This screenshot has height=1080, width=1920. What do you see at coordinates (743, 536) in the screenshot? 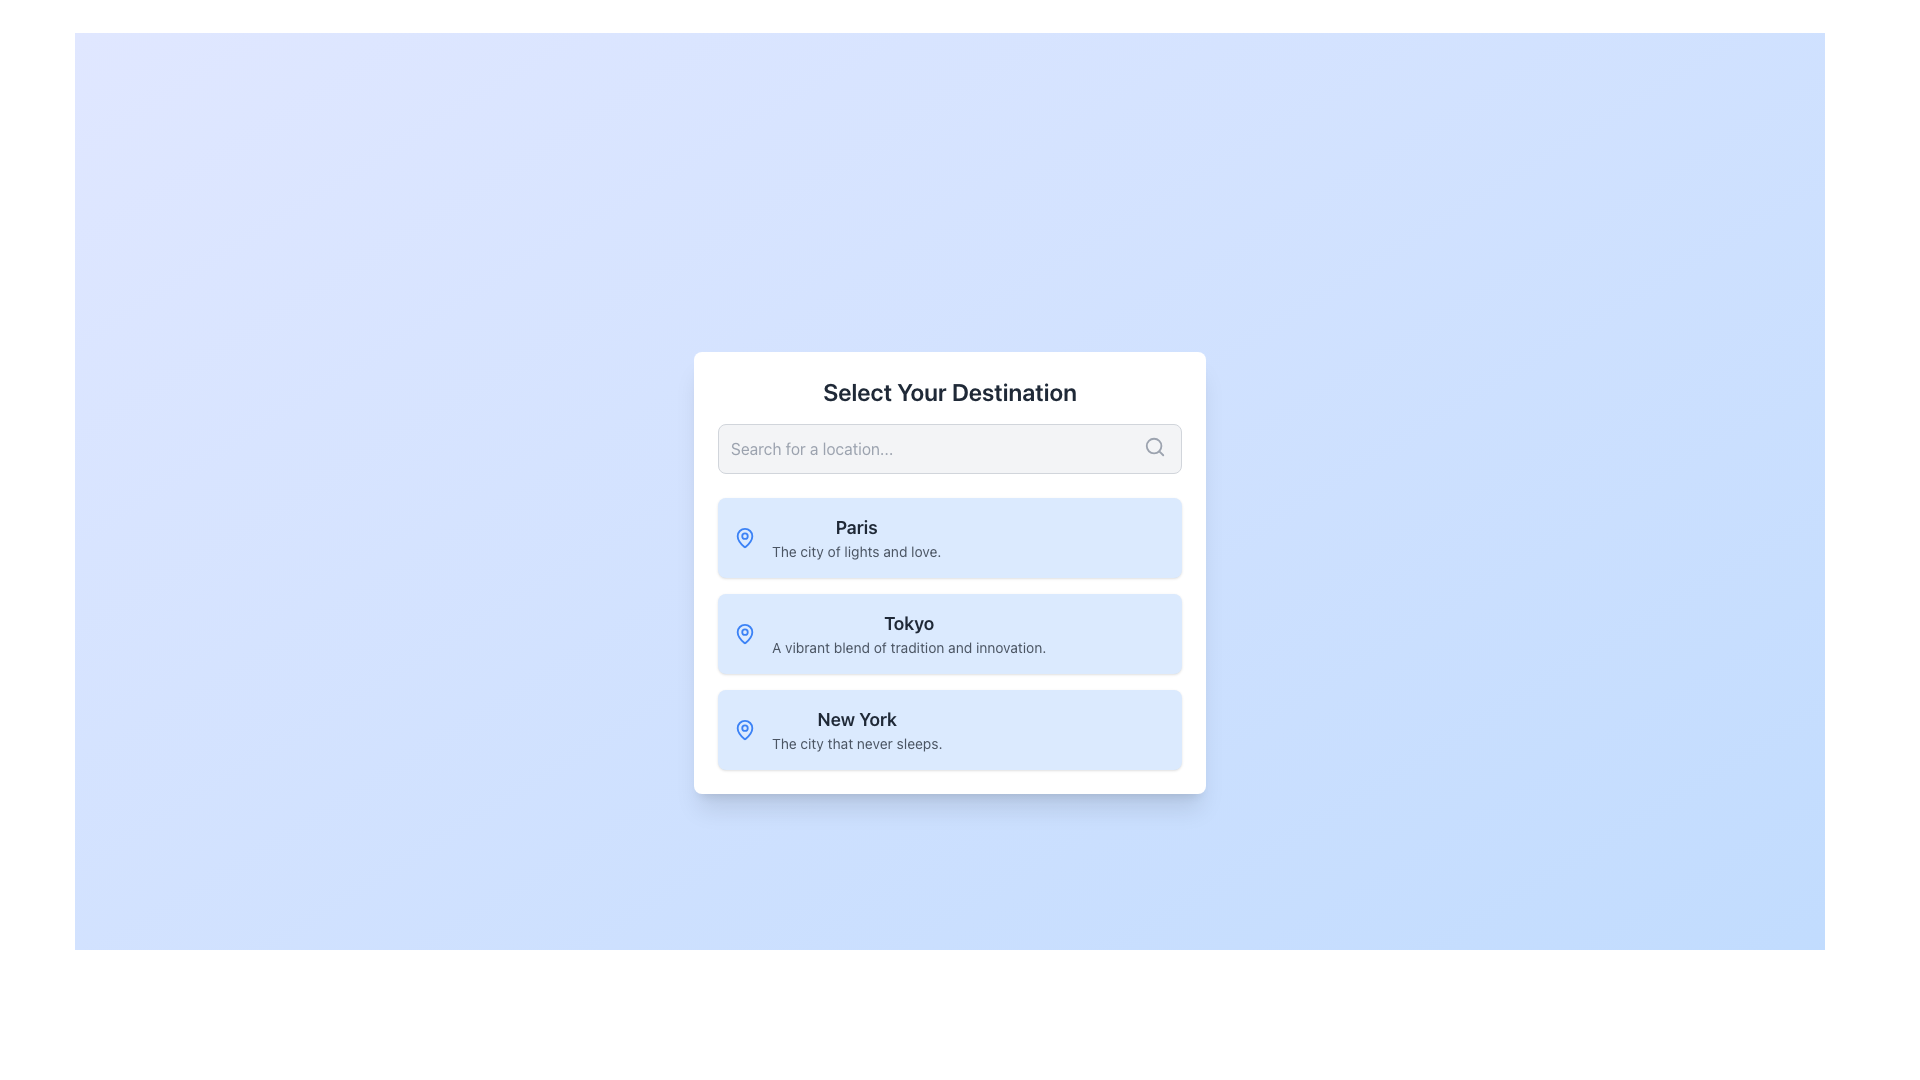
I see `the vibrant blue map pin icon located to the left of the text 'Paris'` at bounding box center [743, 536].